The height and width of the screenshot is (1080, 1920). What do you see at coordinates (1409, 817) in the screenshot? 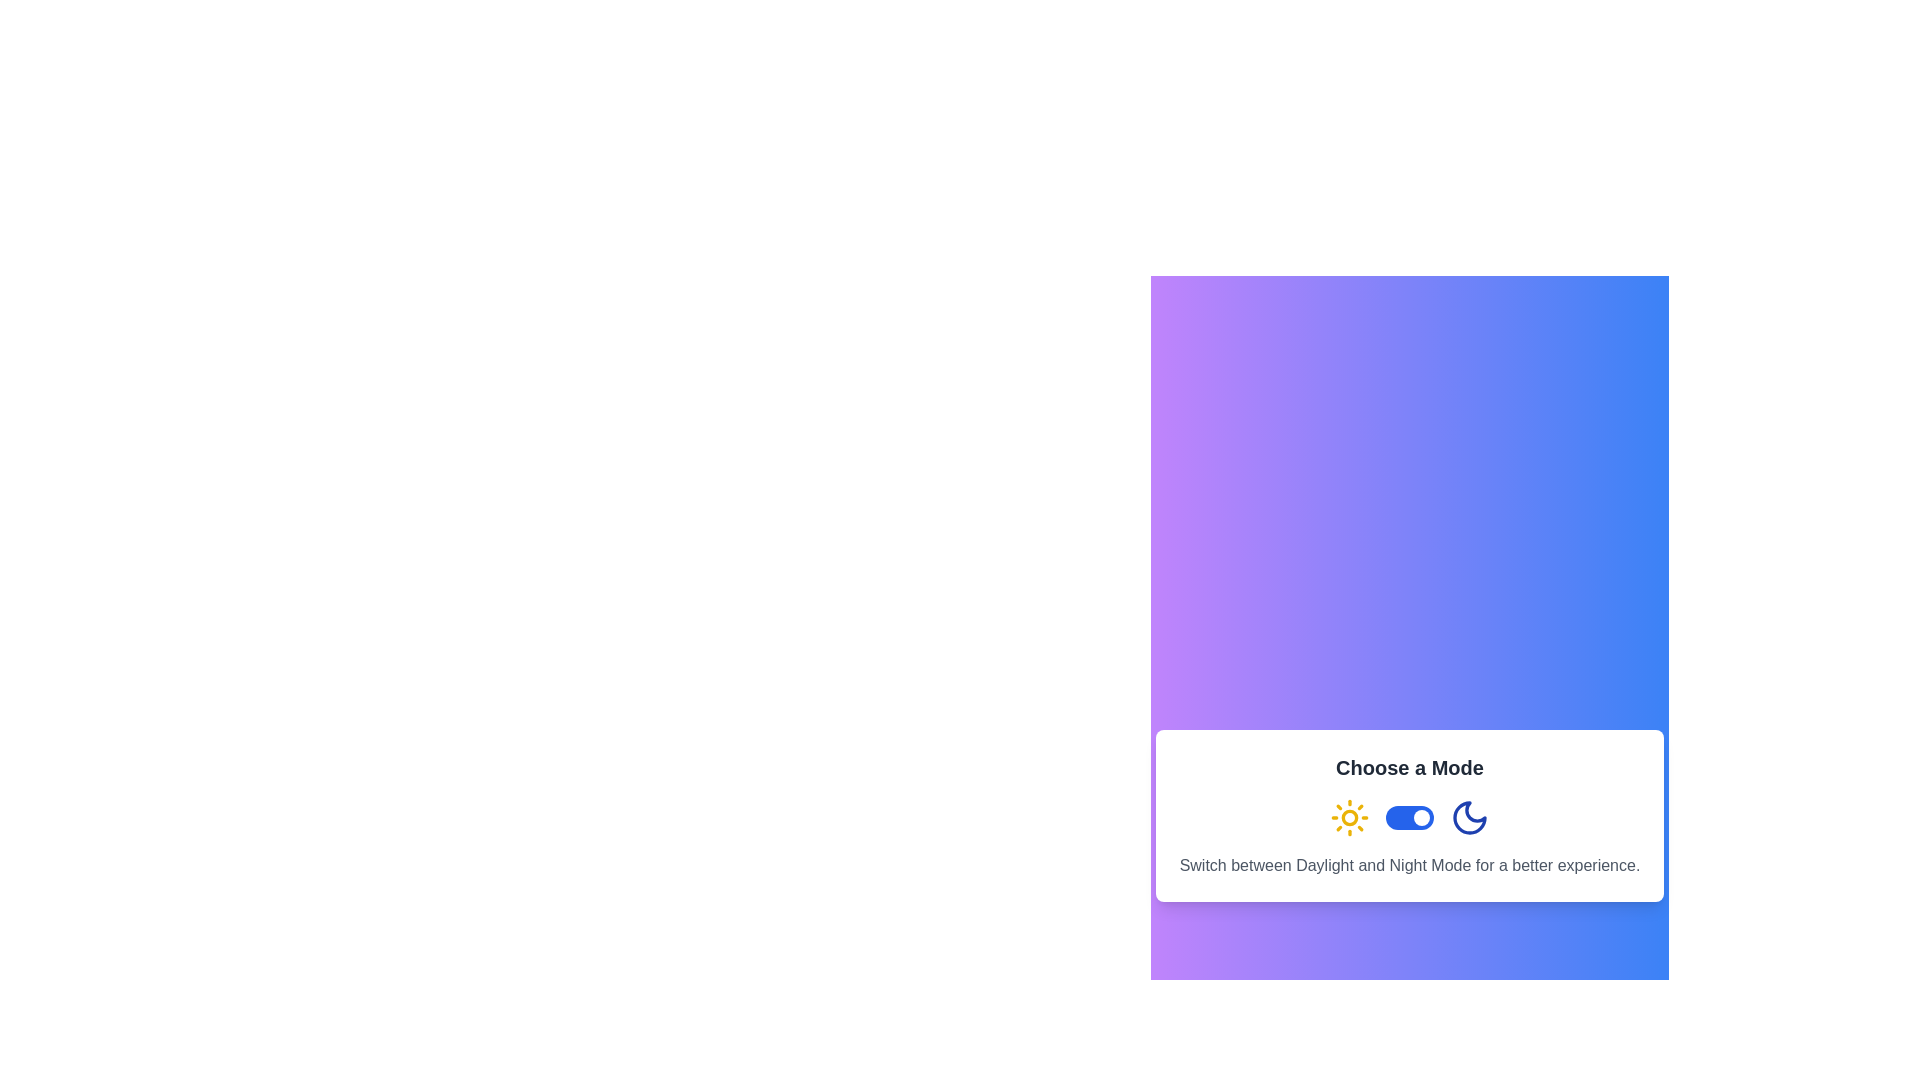
I see `the toggle switch located in the second row of the 'Choose a Mode' box to switch between daylight and night mode` at bounding box center [1409, 817].